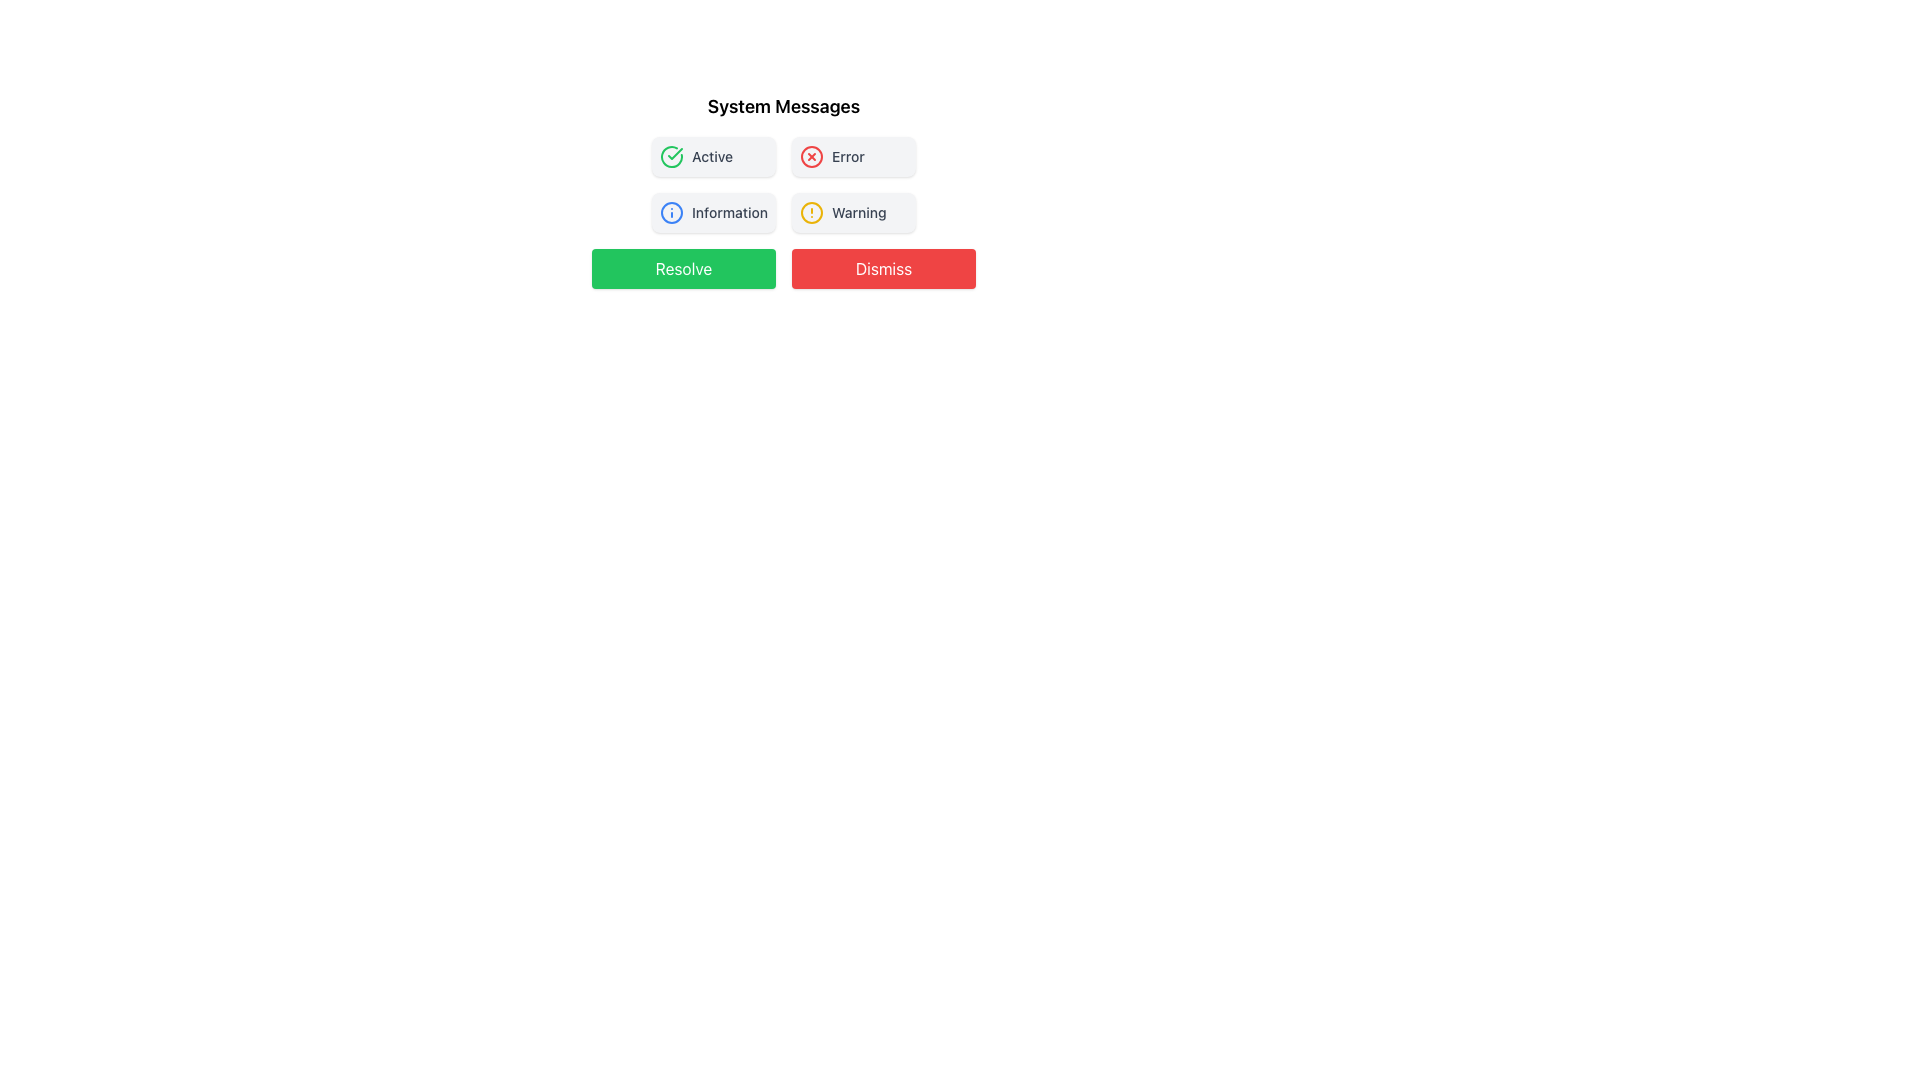  I want to click on the 'Active' status indicator icon, which is located to the left of the text label 'Active', so click(672, 156).